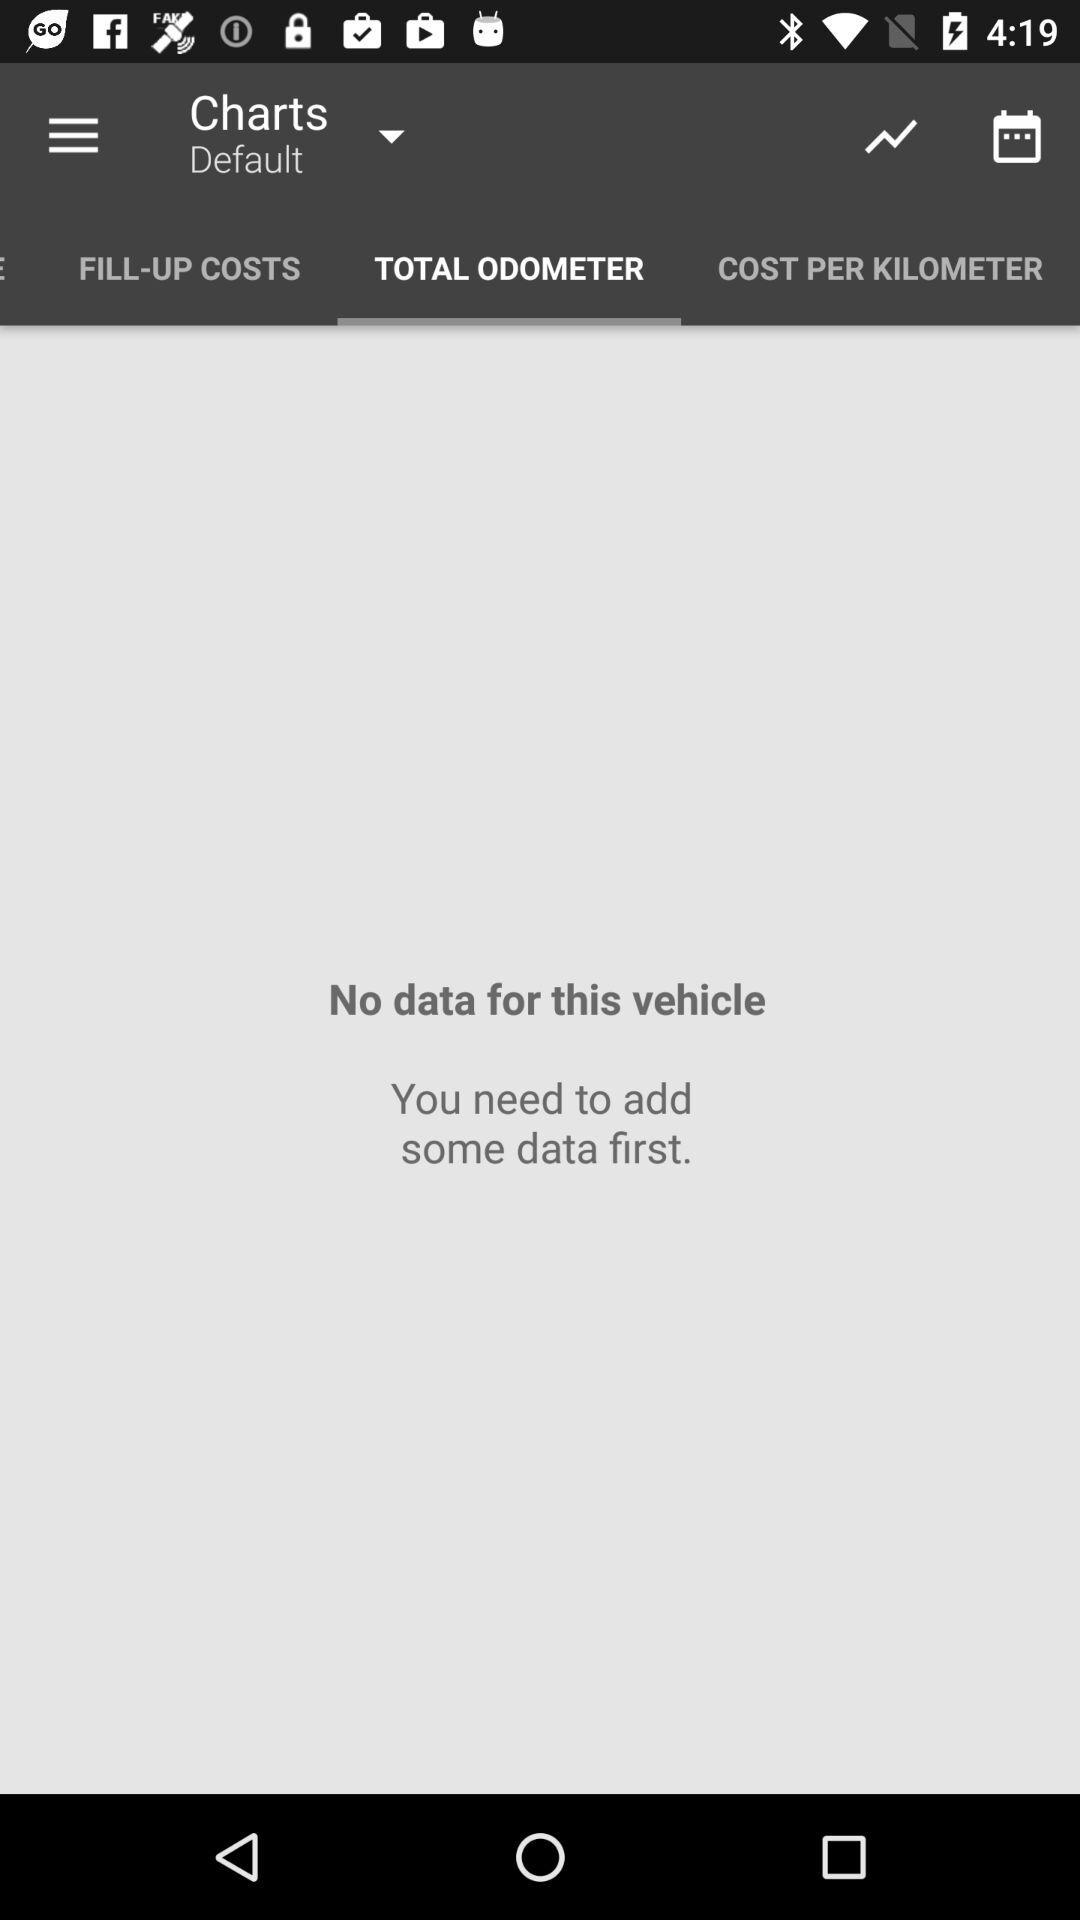 This screenshot has width=1080, height=1920. Describe the element at coordinates (1017, 135) in the screenshot. I see `item above the cost per kilometer` at that location.